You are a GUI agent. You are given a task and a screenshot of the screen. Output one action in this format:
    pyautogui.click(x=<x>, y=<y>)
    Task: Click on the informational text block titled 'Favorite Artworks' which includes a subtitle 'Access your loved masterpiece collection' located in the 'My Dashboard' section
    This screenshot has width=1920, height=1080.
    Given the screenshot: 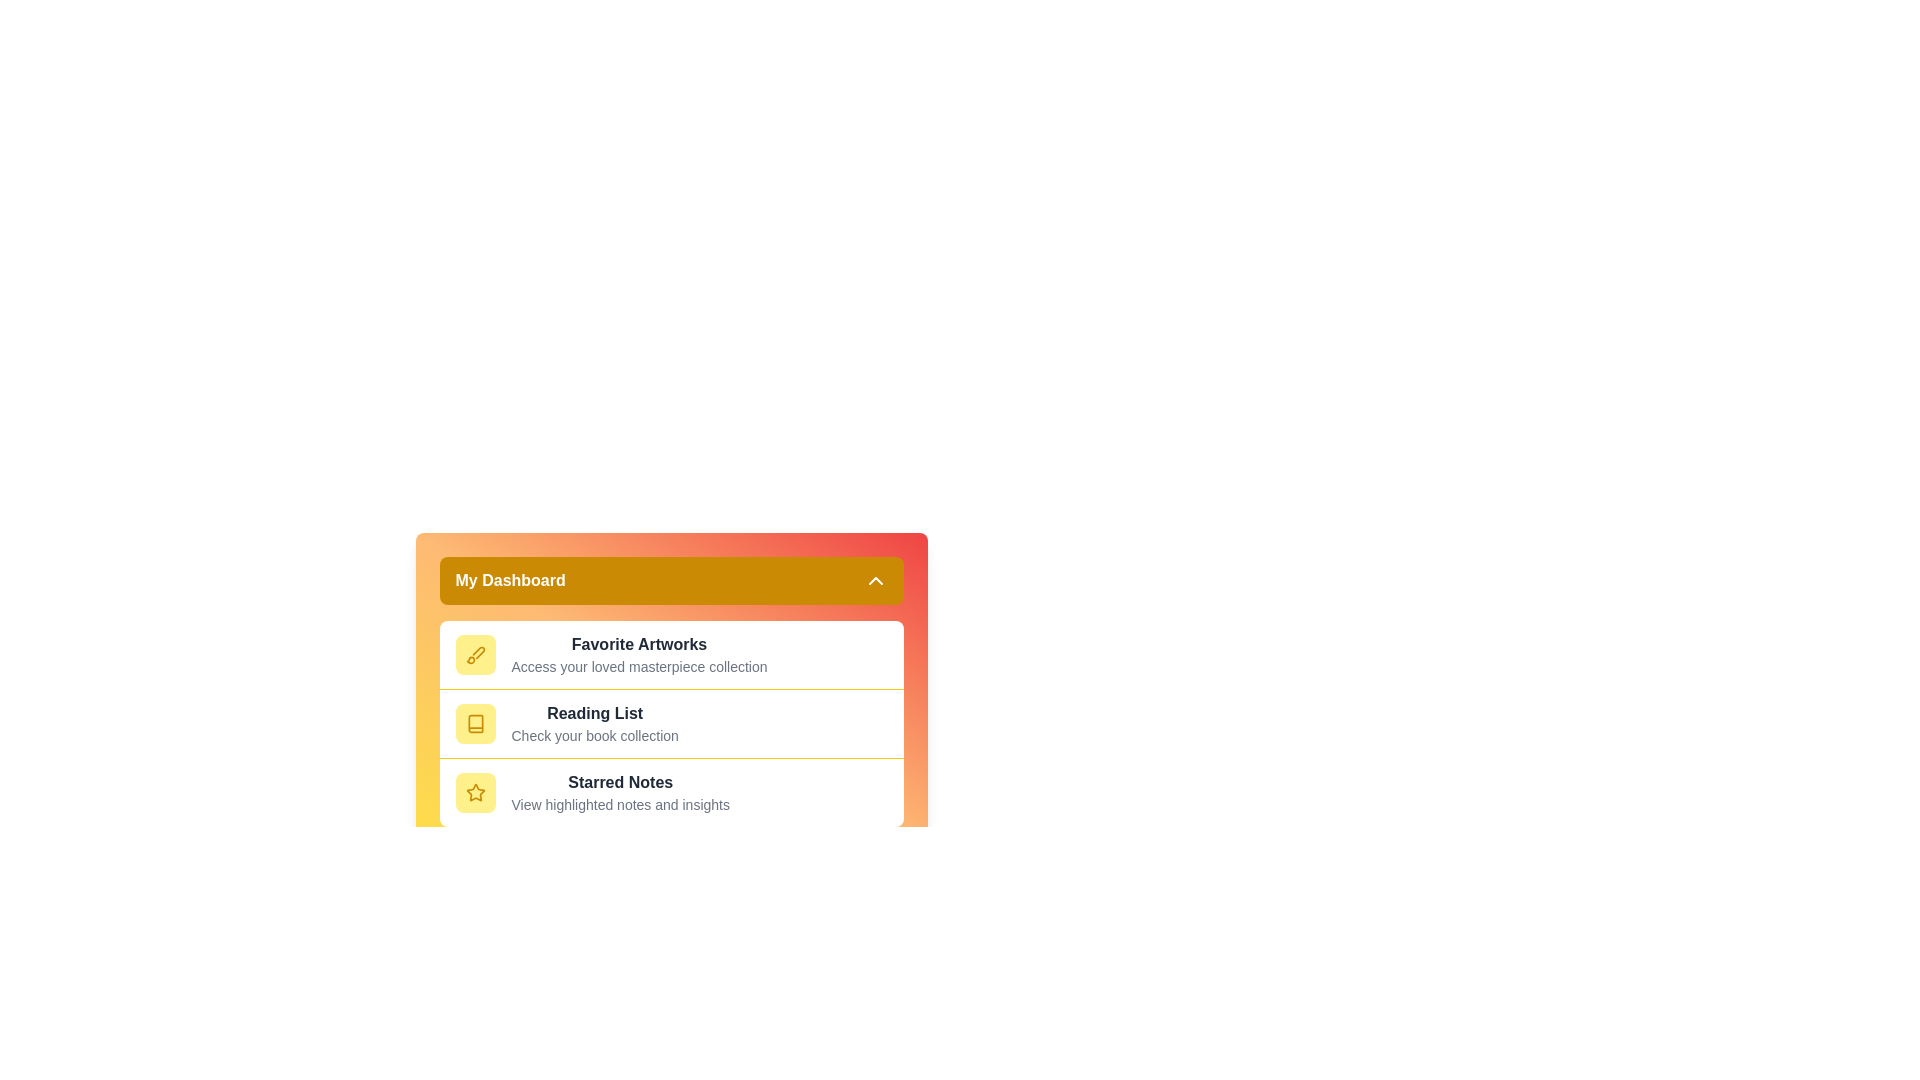 What is the action you would take?
    pyautogui.click(x=638, y=655)
    